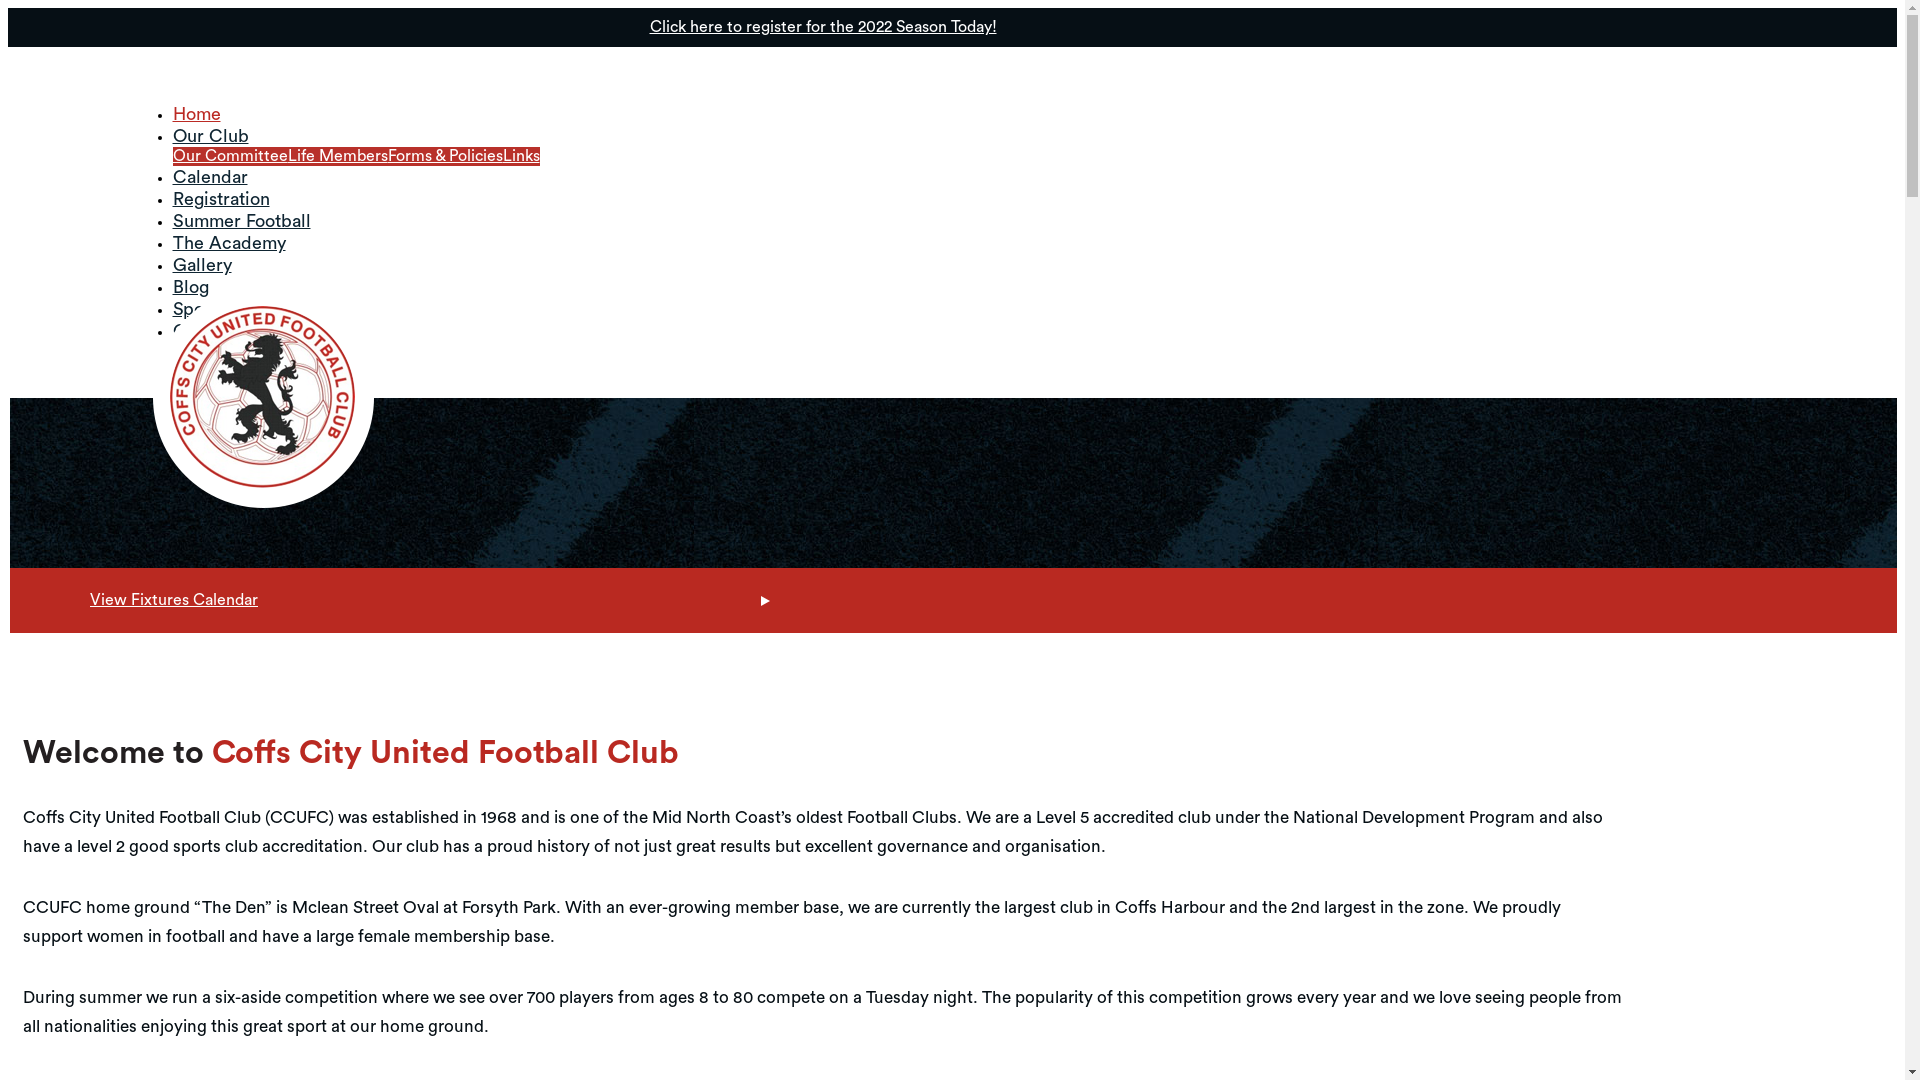 The image size is (1920, 1080). I want to click on 'Summer Football', so click(240, 220).